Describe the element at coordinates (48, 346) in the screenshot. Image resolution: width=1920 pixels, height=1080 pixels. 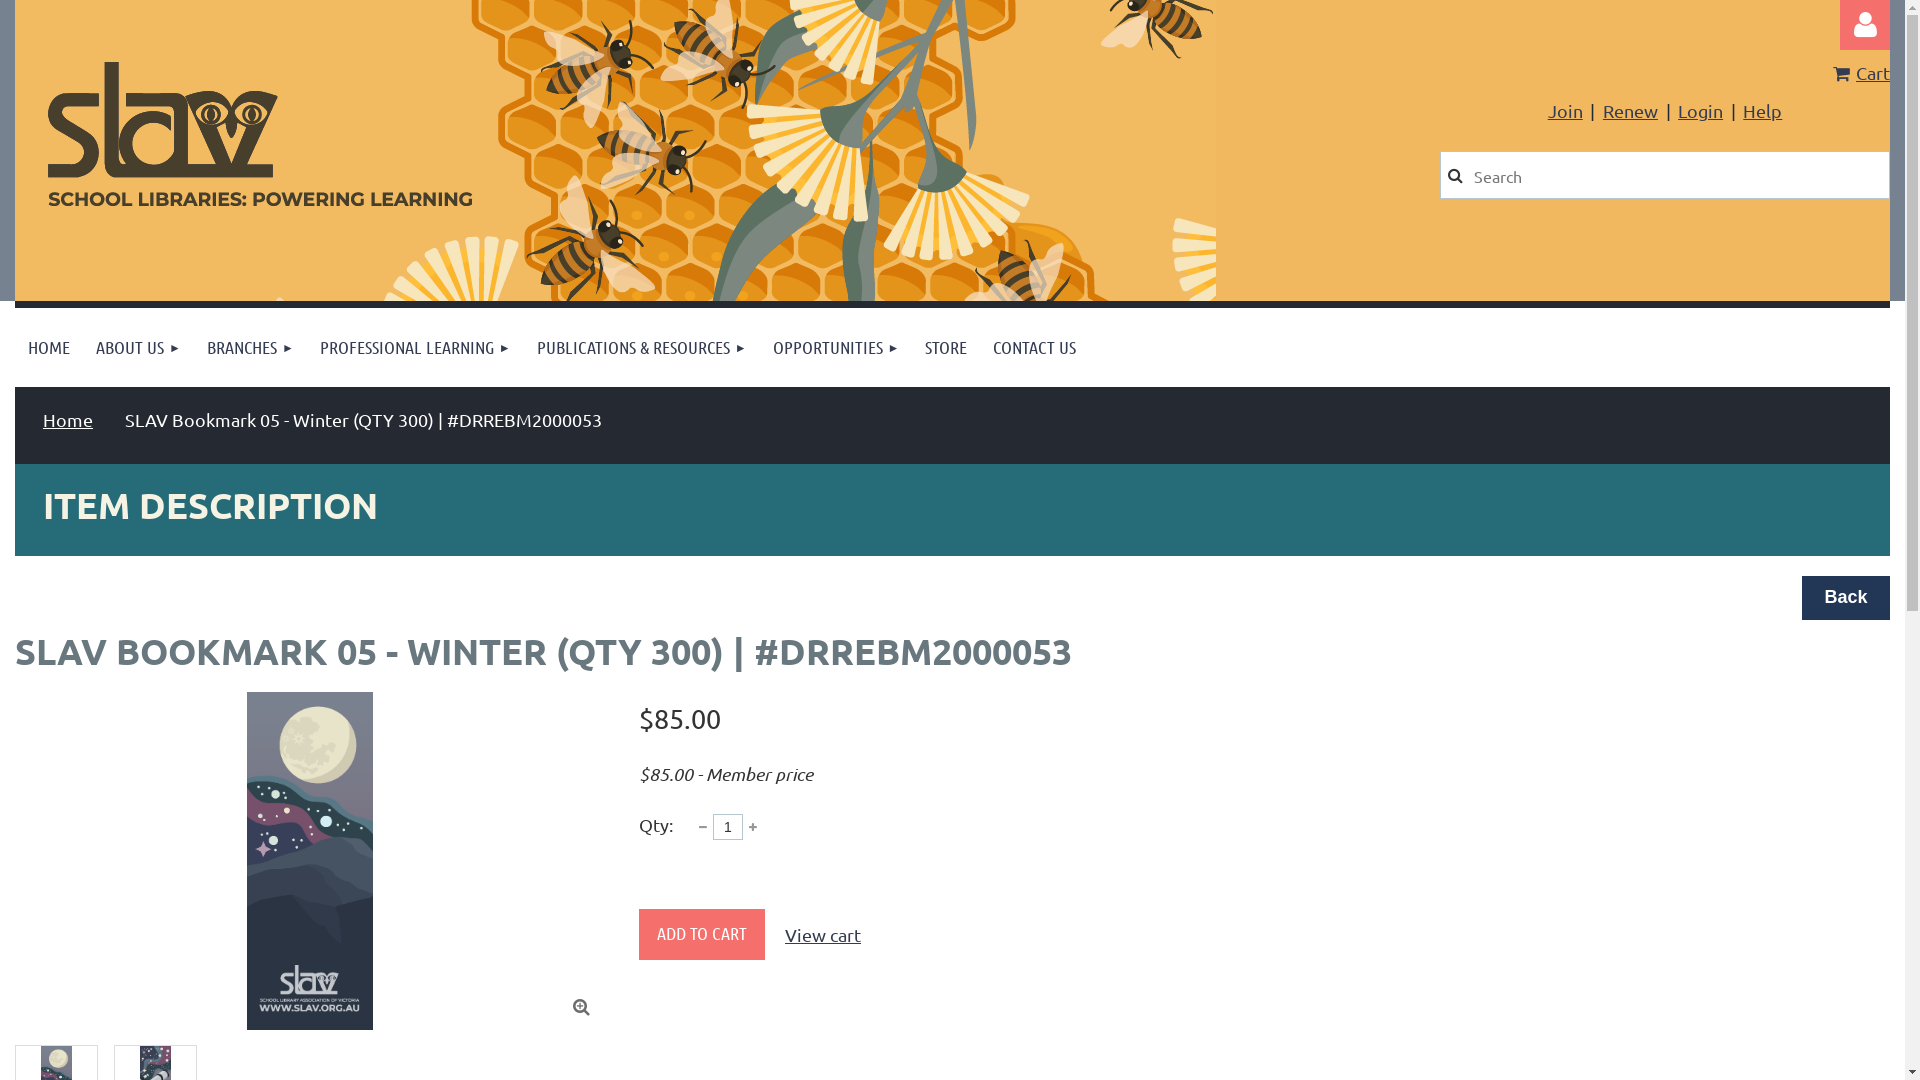
I see `'HOME'` at that location.